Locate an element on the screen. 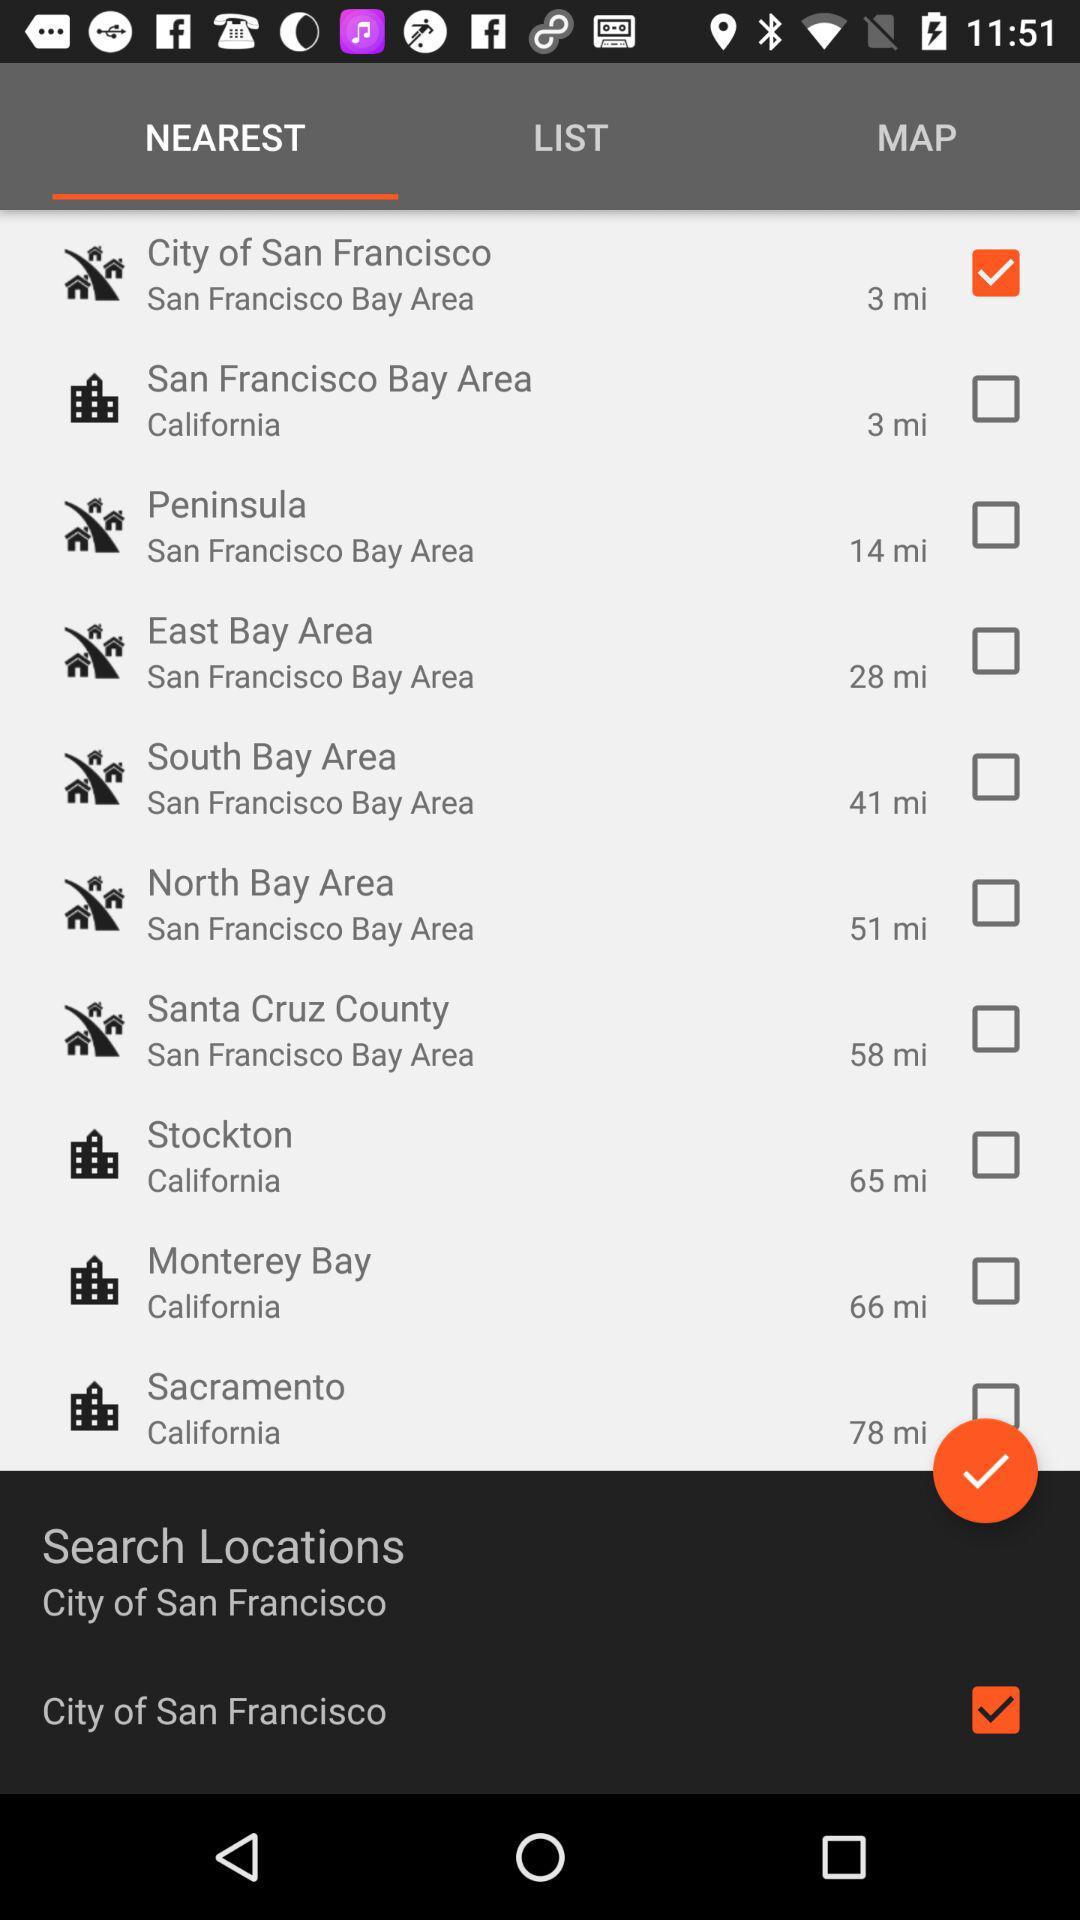 The width and height of the screenshot is (1080, 1920). check or uncheck the city is located at coordinates (995, 1708).